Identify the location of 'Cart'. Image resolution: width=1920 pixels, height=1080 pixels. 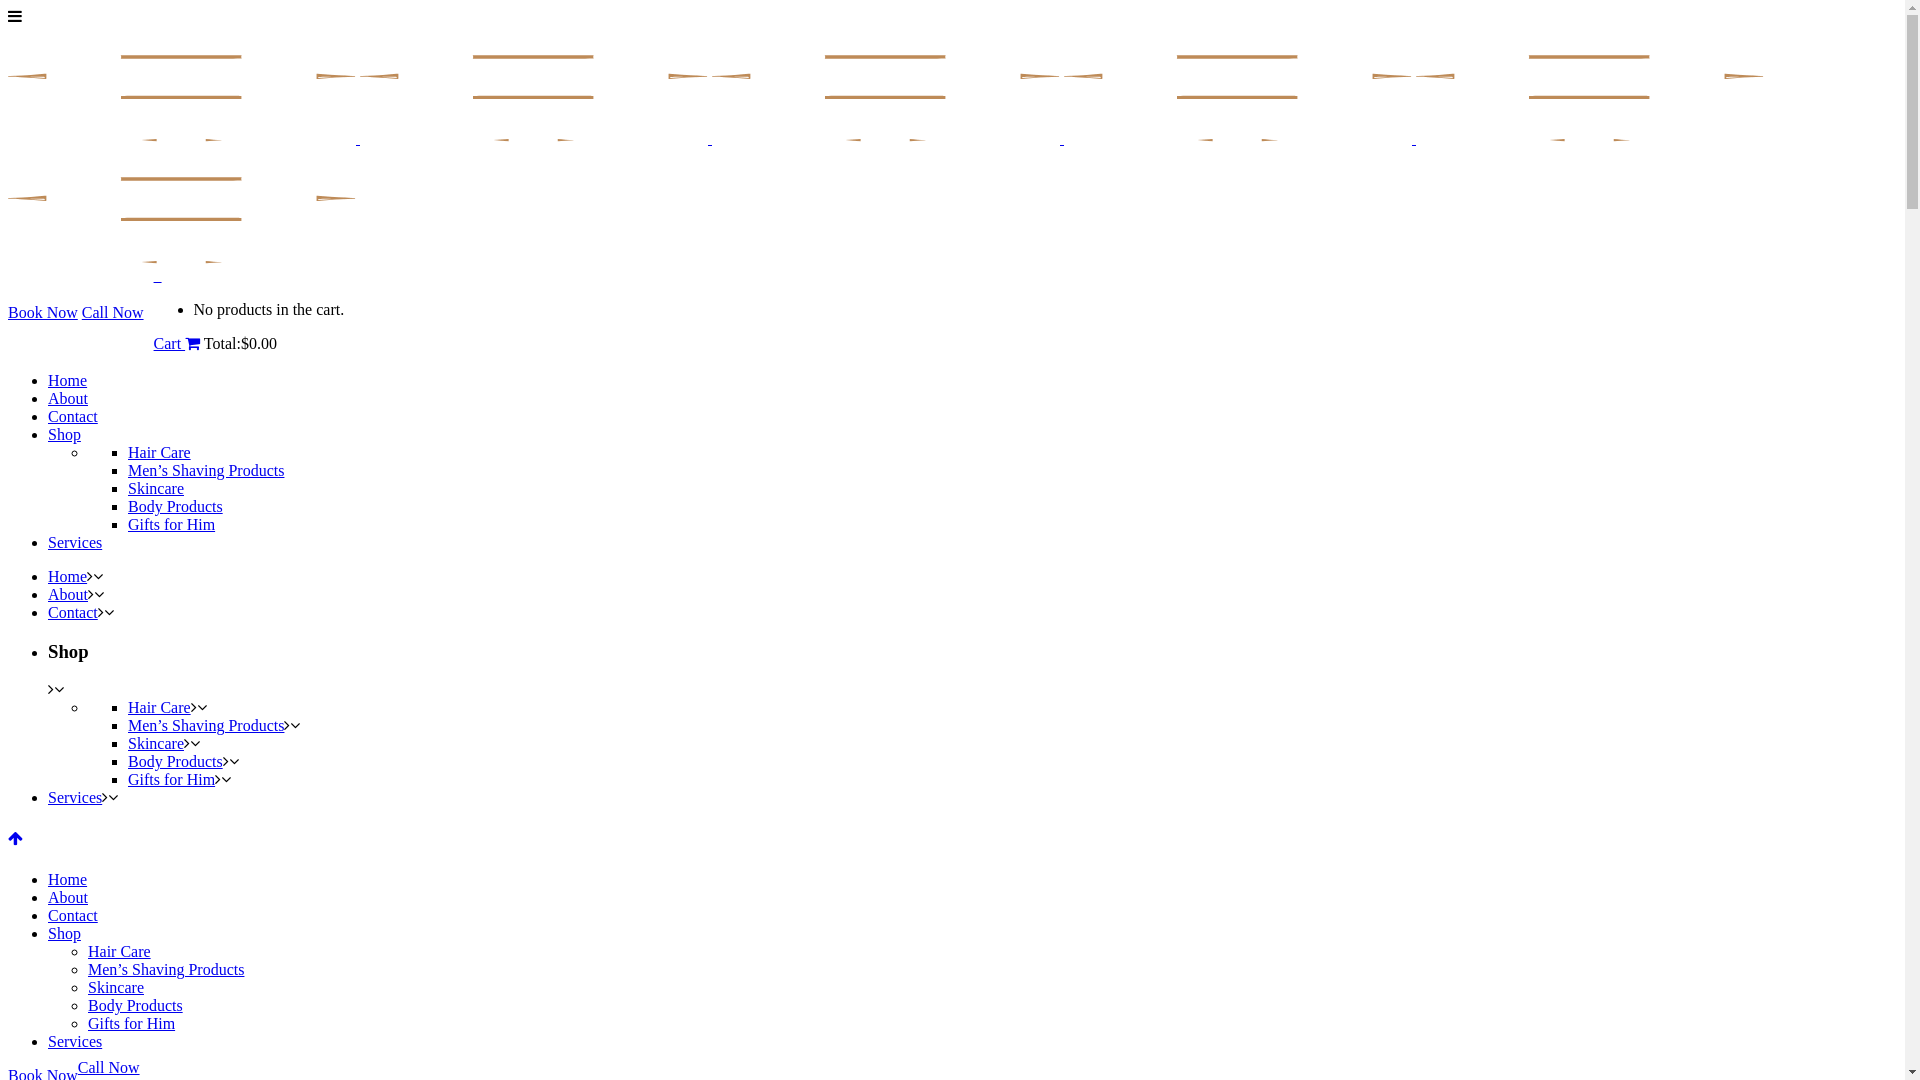
(177, 342).